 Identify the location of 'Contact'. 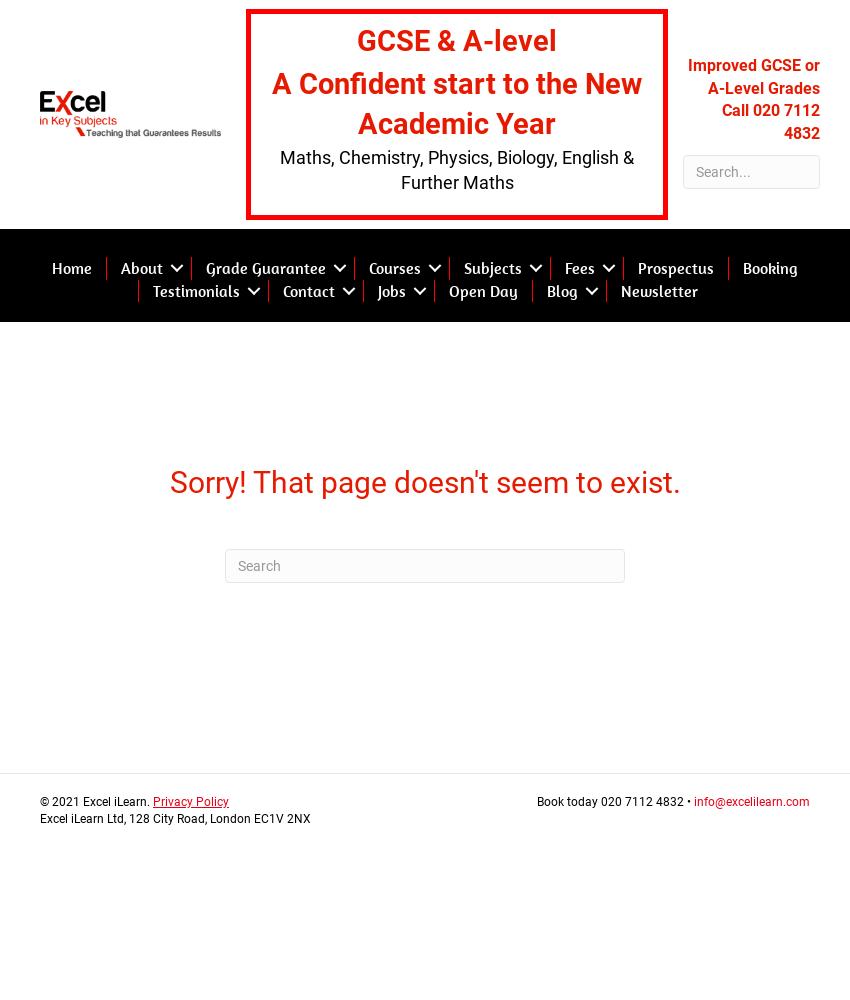
(281, 290).